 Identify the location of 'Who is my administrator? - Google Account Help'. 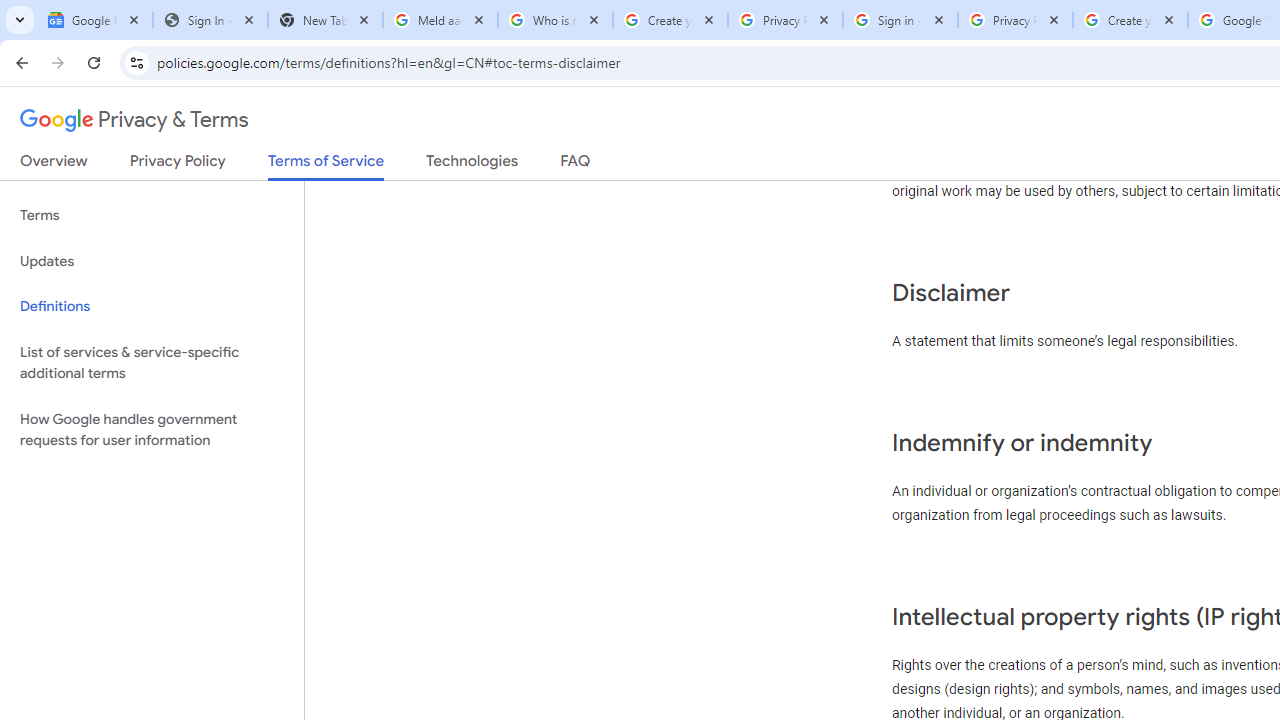
(555, 20).